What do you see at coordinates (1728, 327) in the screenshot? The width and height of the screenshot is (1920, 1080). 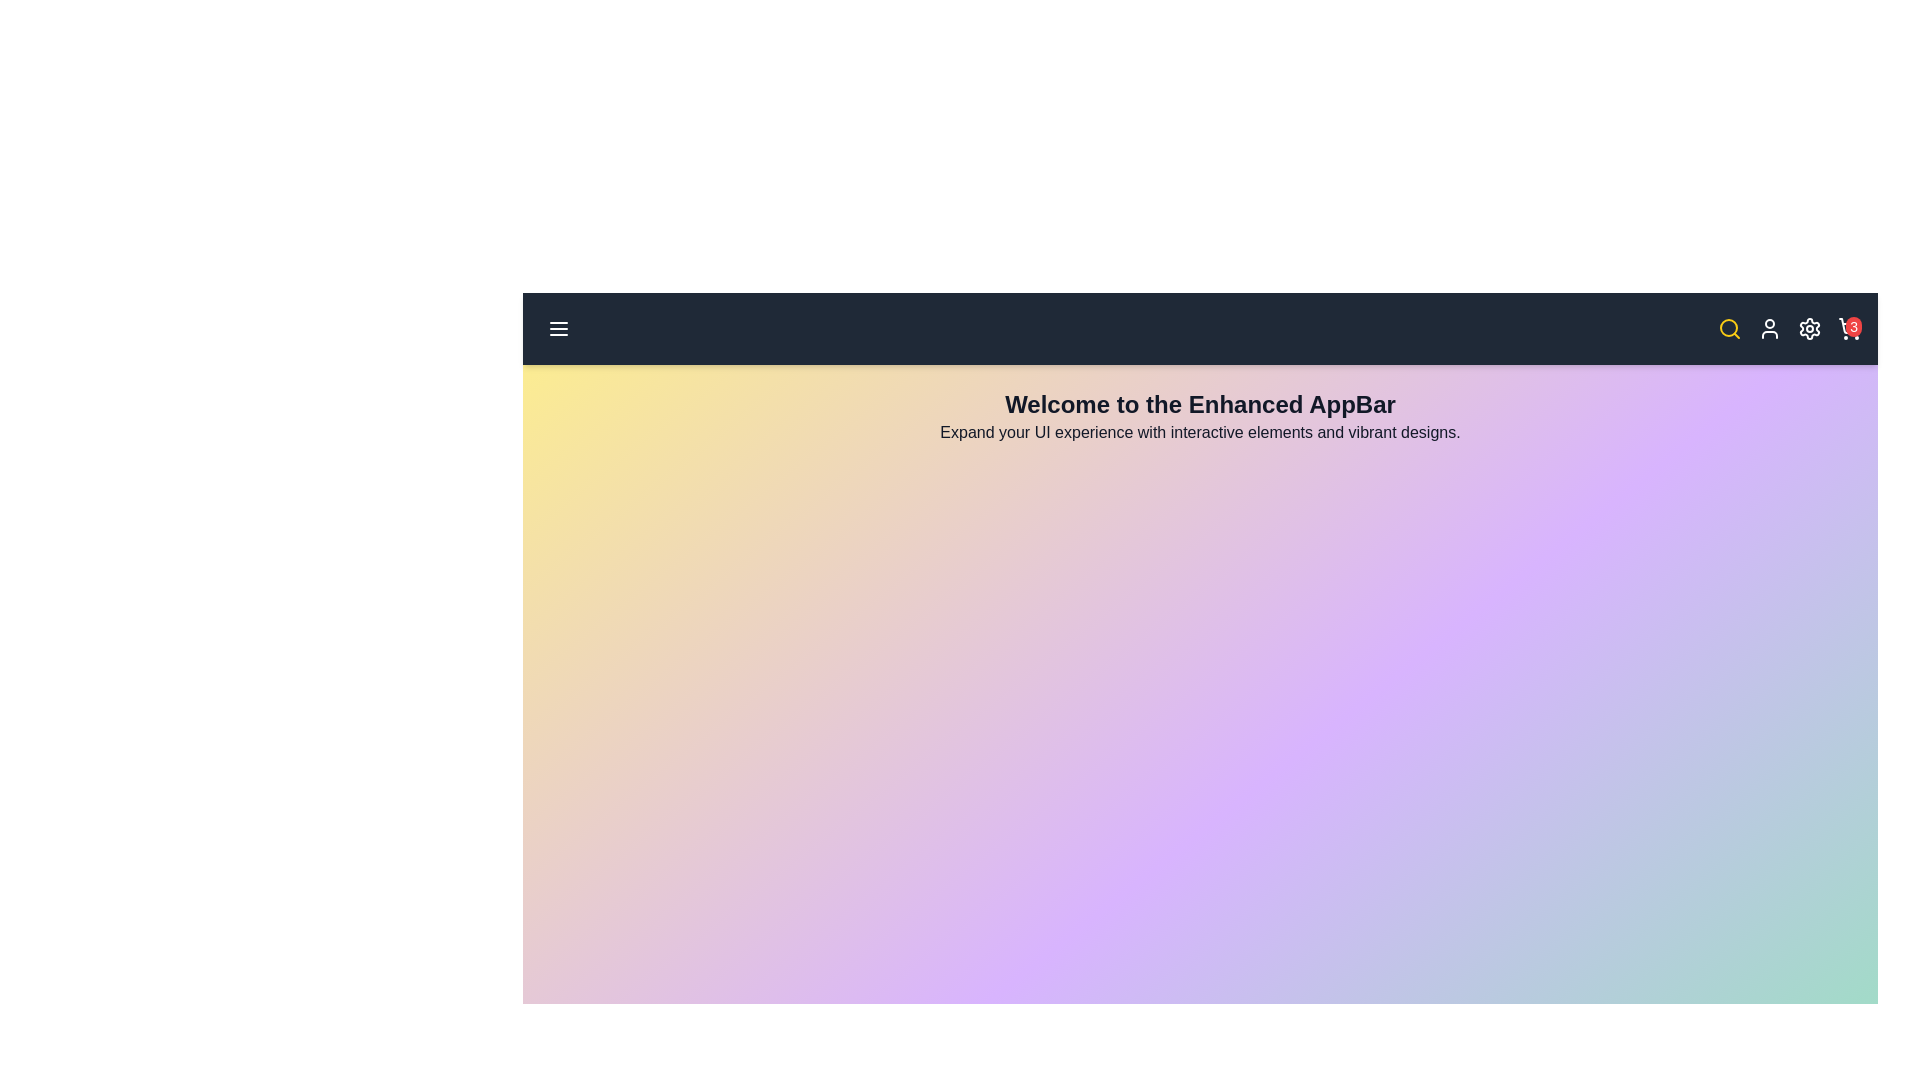 I see `the search icon to toggle its focus state` at bounding box center [1728, 327].